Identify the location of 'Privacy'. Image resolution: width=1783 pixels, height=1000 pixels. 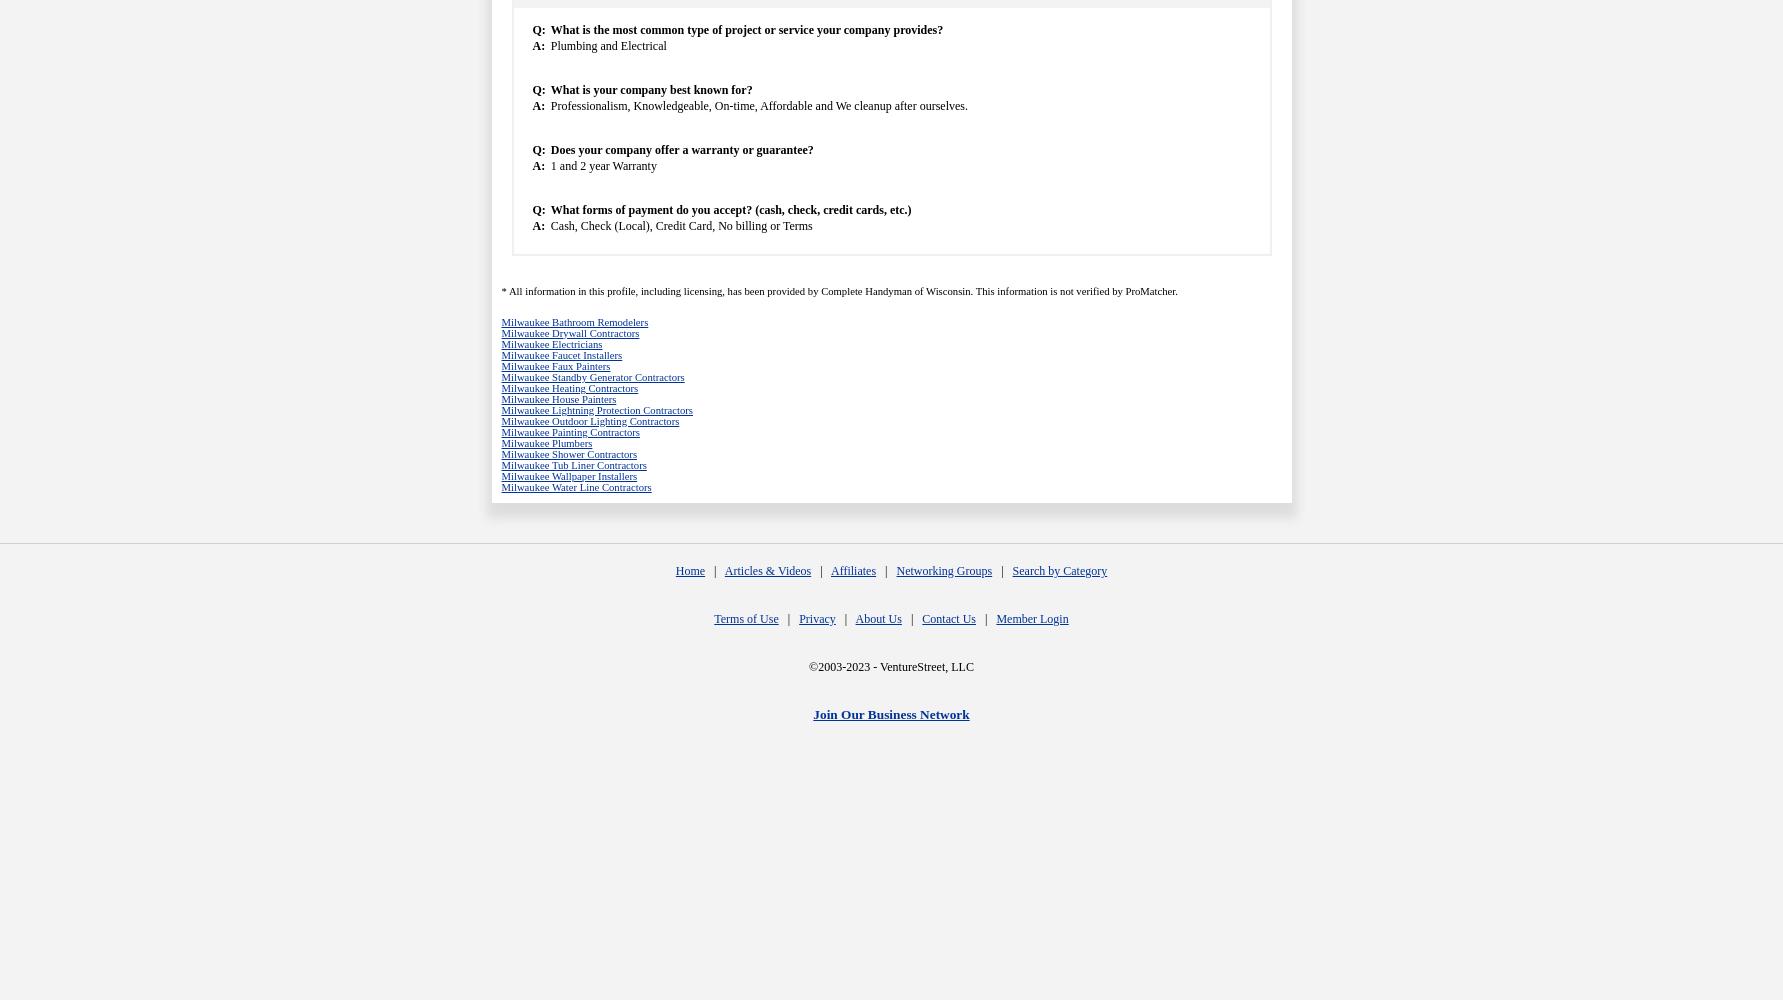
(816, 618).